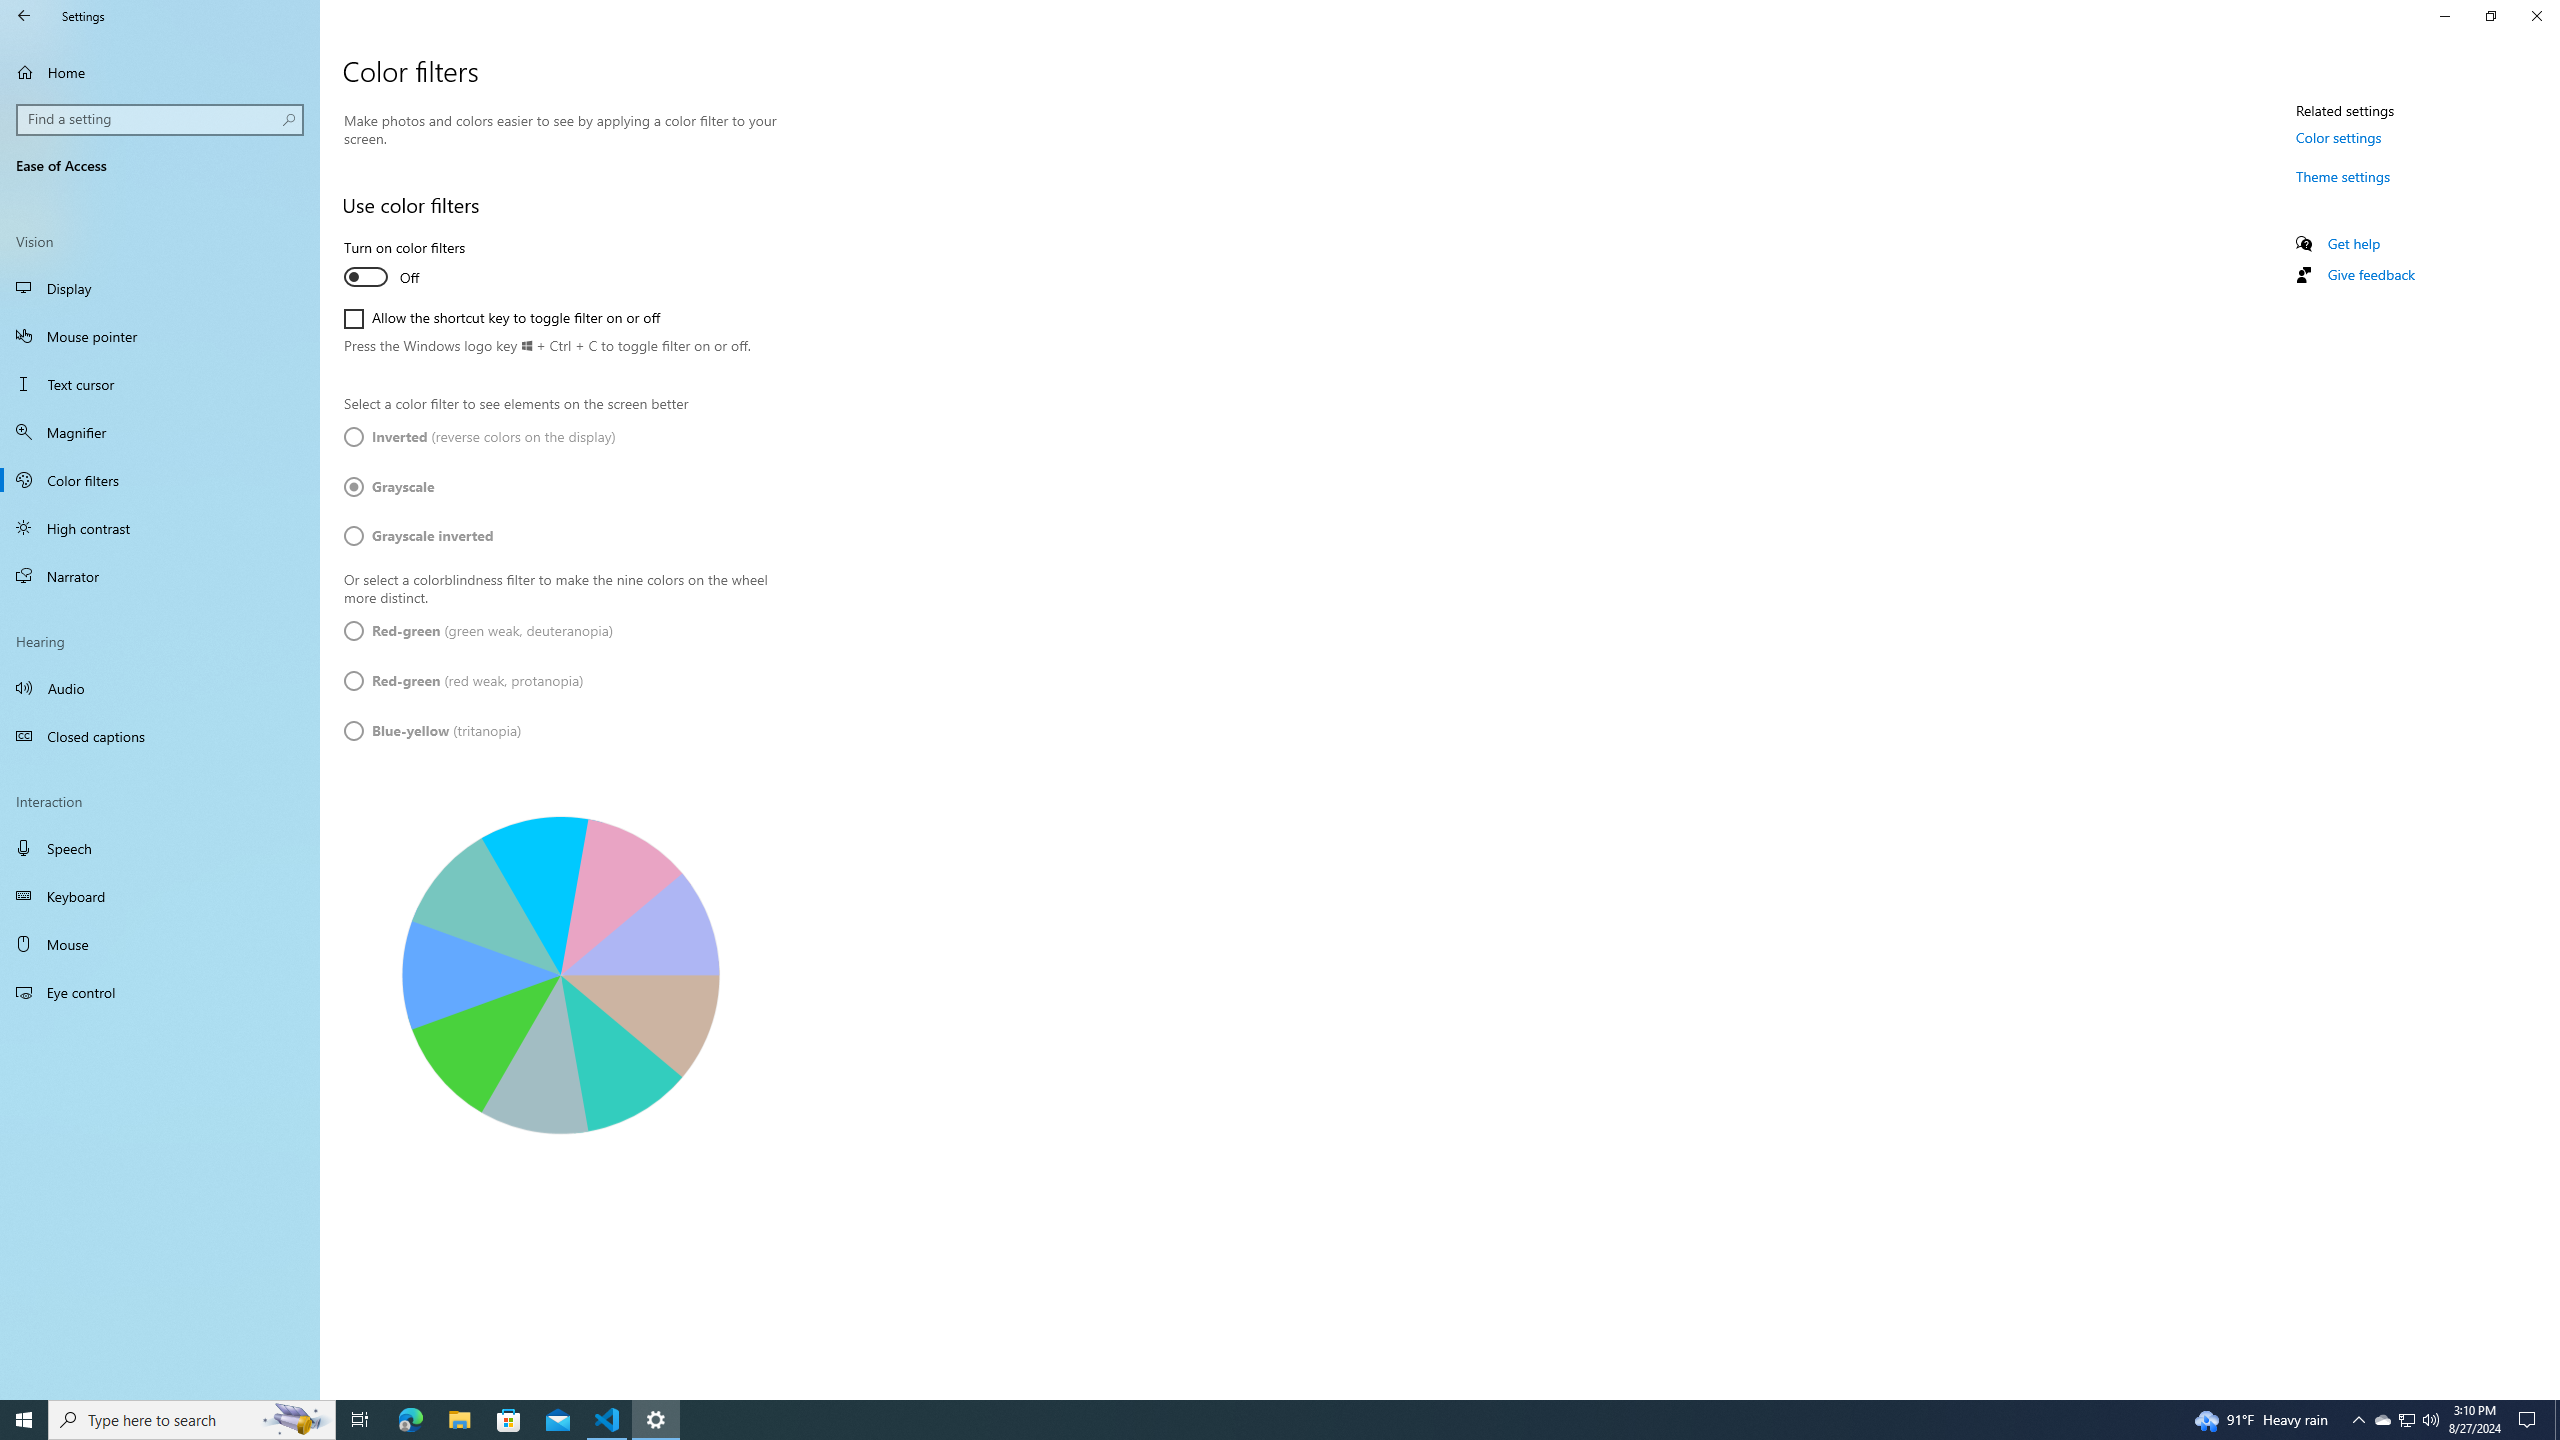 The width and height of the screenshot is (2560, 1440). I want to click on 'Action Center, No new notifications', so click(2530, 1418).